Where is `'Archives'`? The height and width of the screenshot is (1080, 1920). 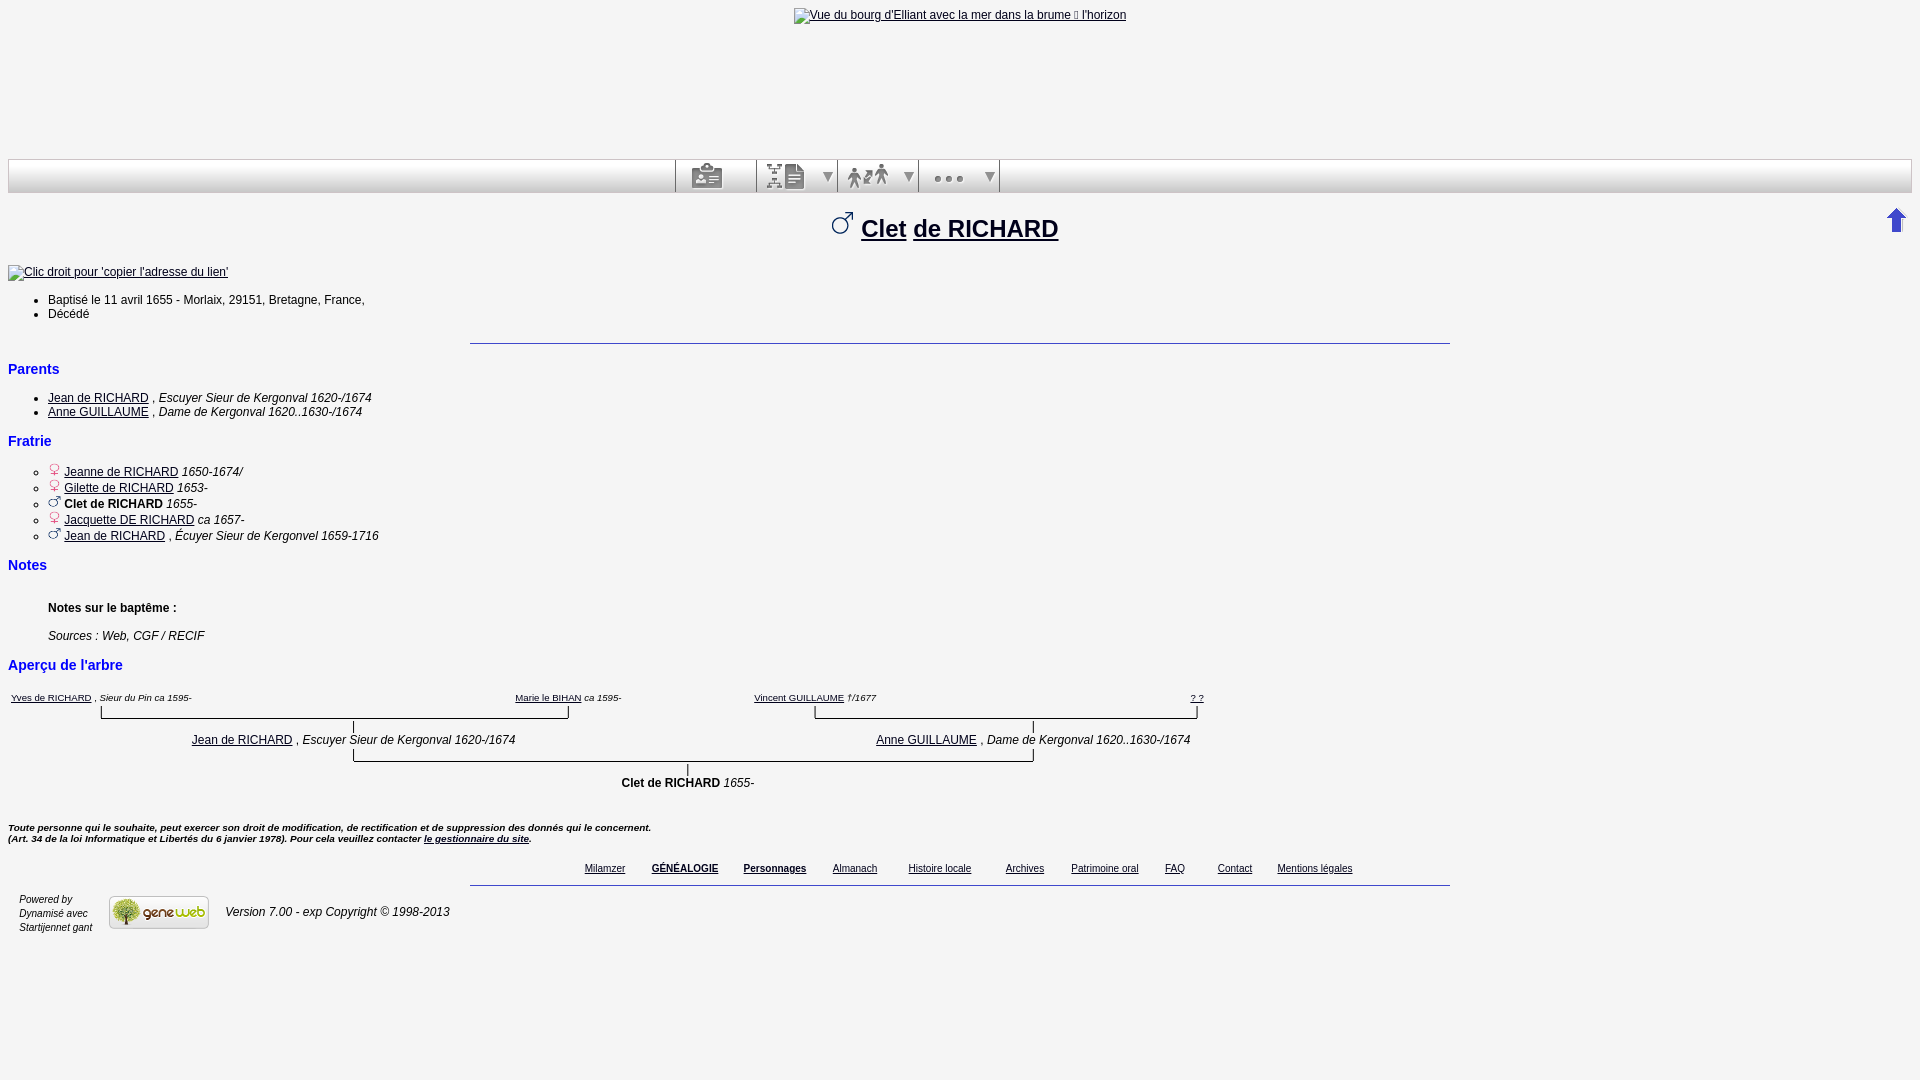
'Archives' is located at coordinates (1025, 866).